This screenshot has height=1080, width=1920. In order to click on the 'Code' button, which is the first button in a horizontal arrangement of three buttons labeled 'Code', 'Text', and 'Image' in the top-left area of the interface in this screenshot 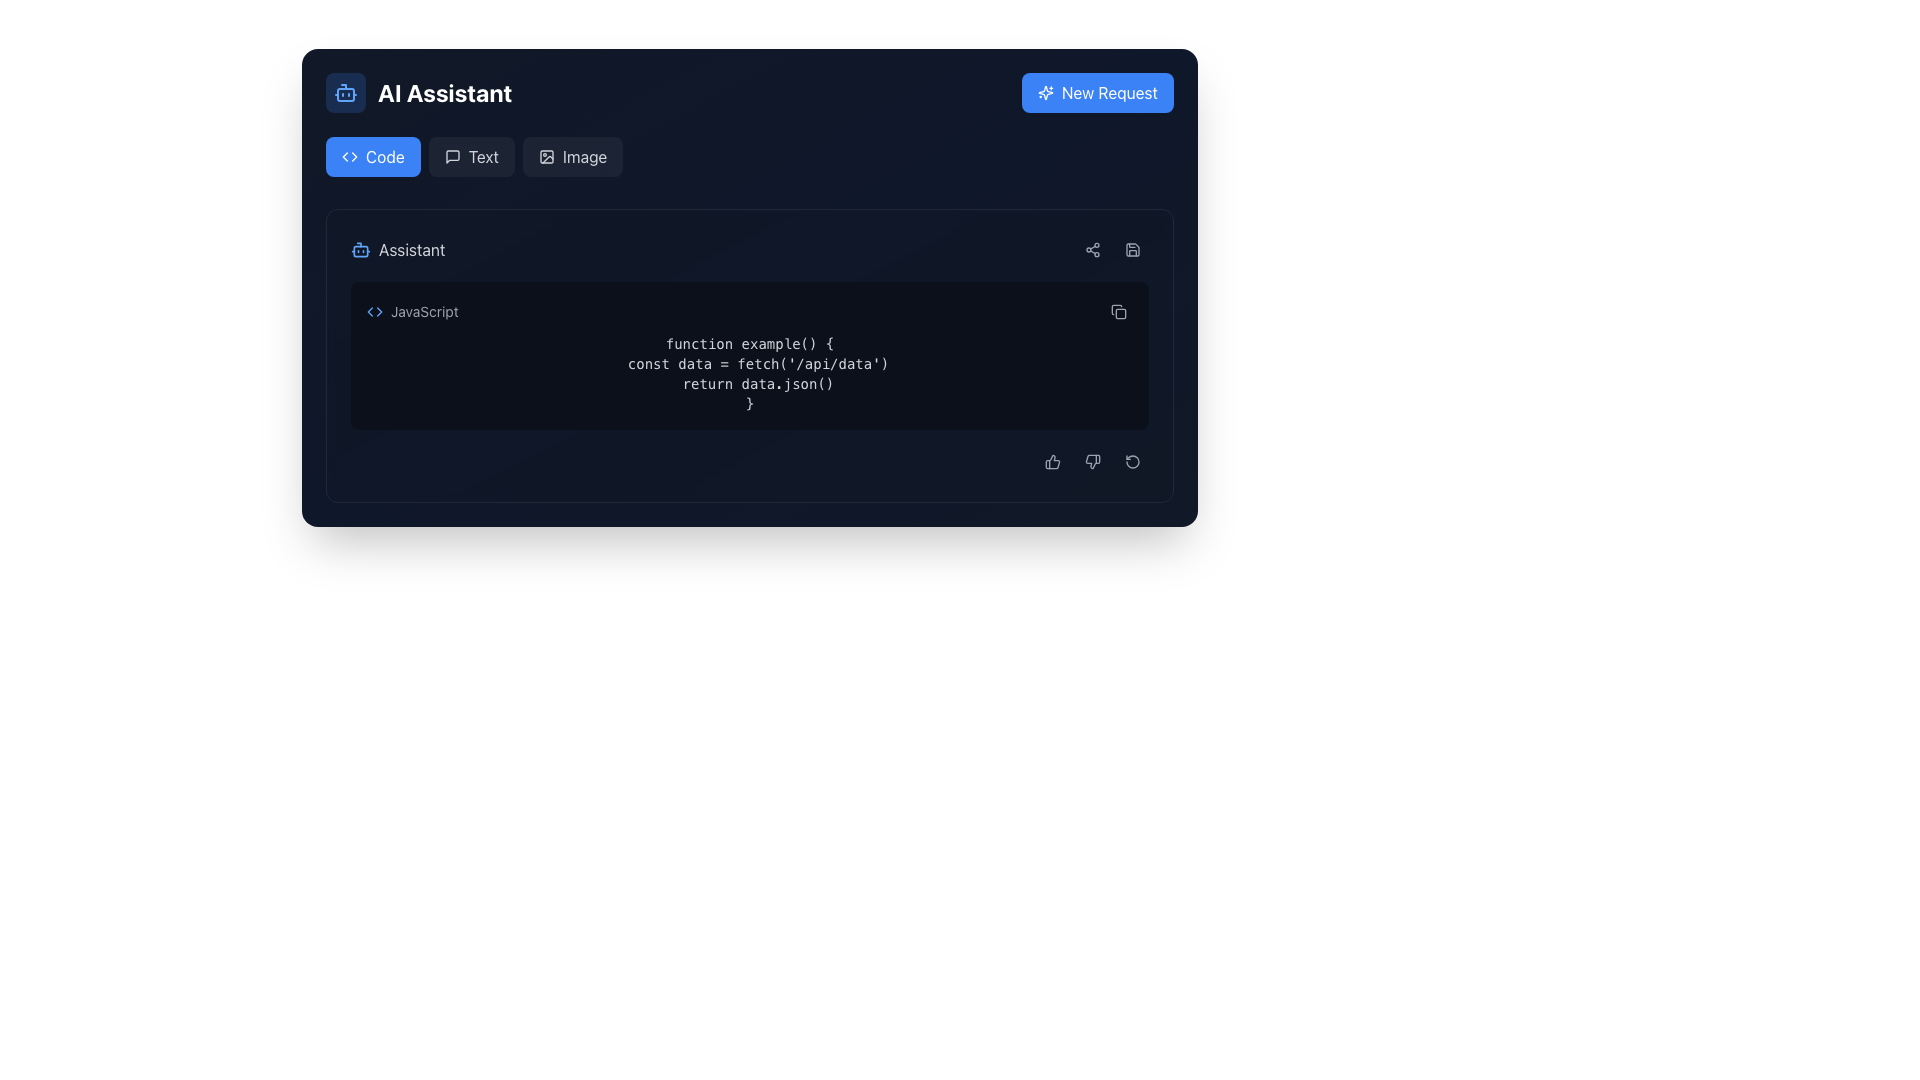, I will do `click(373, 156)`.